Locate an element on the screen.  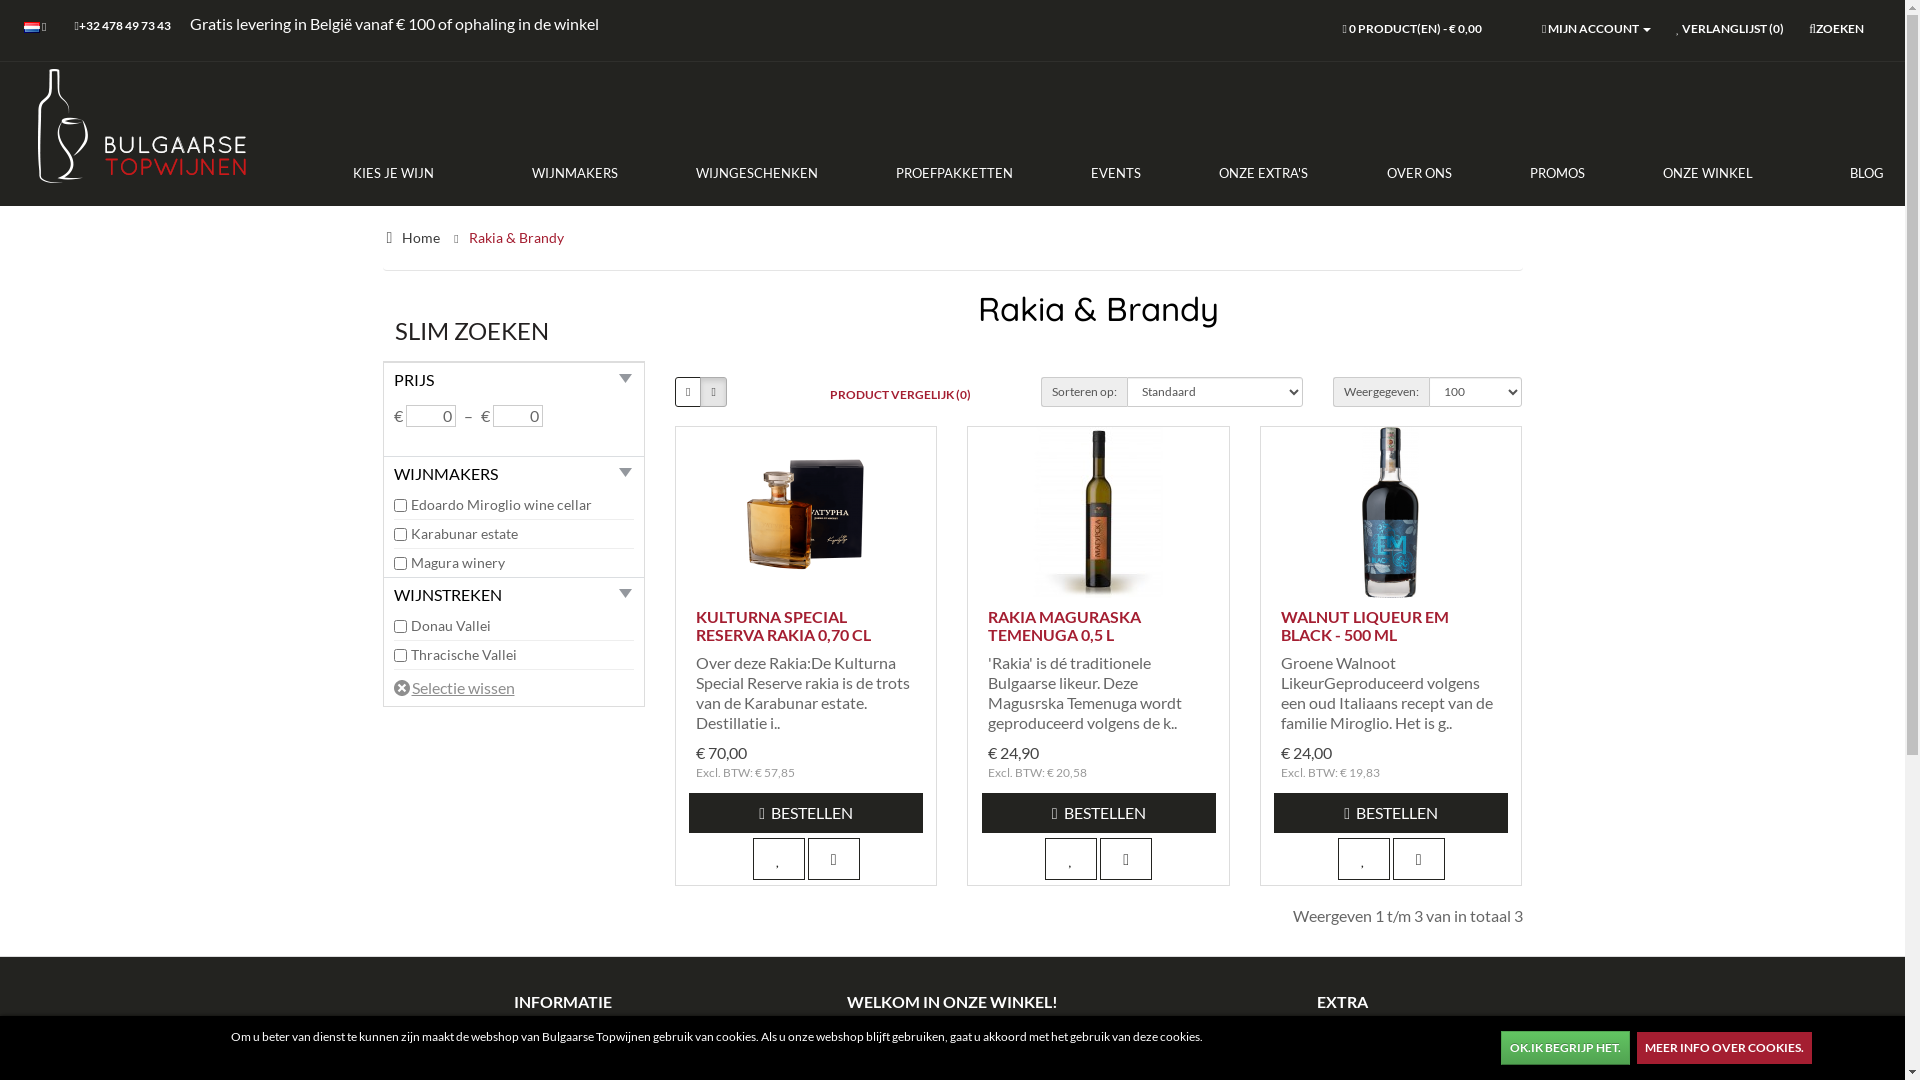
'EVENTS' is located at coordinates (1115, 172).